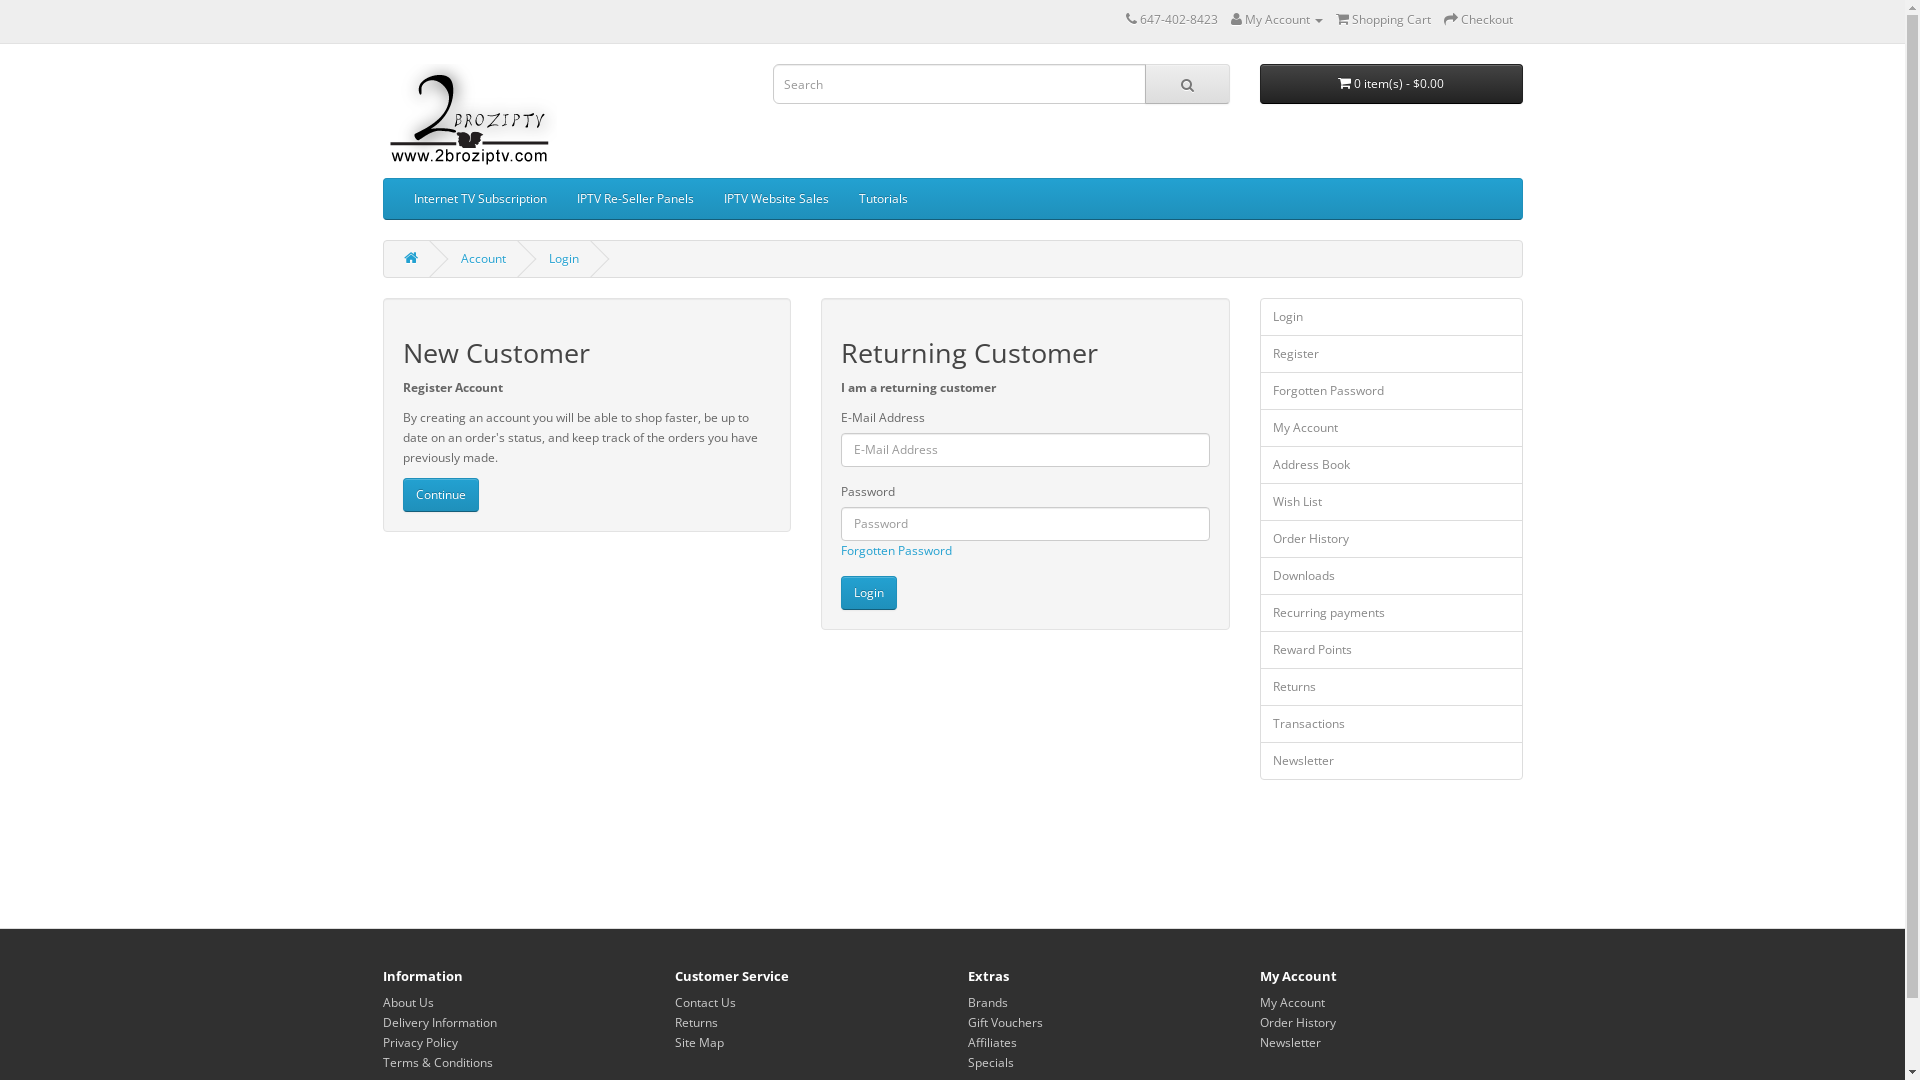 The width and height of the screenshot is (1920, 1080). Describe the element at coordinates (1390, 575) in the screenshot. I see `'Downloads'` at that location.